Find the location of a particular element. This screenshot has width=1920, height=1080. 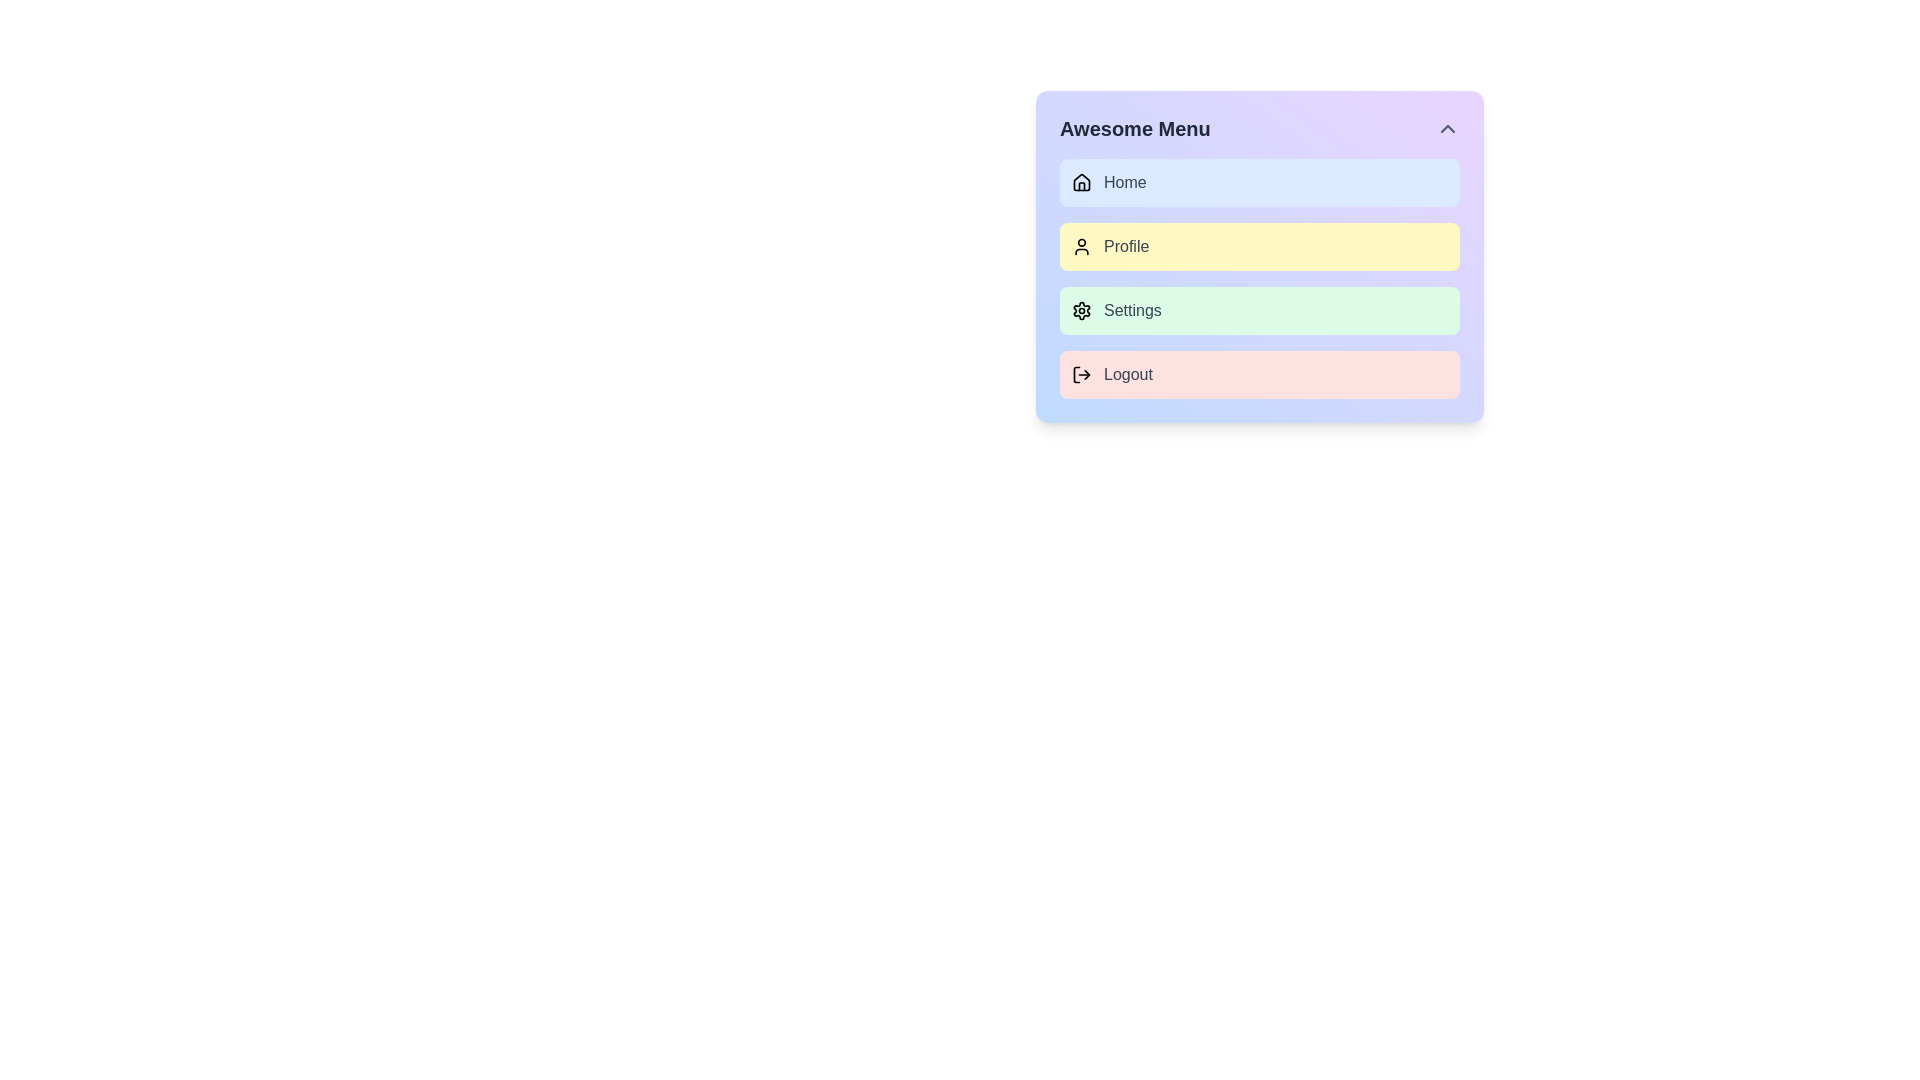

the Logout button located in the Awesome Menu is located at coordinates (1258, 374).